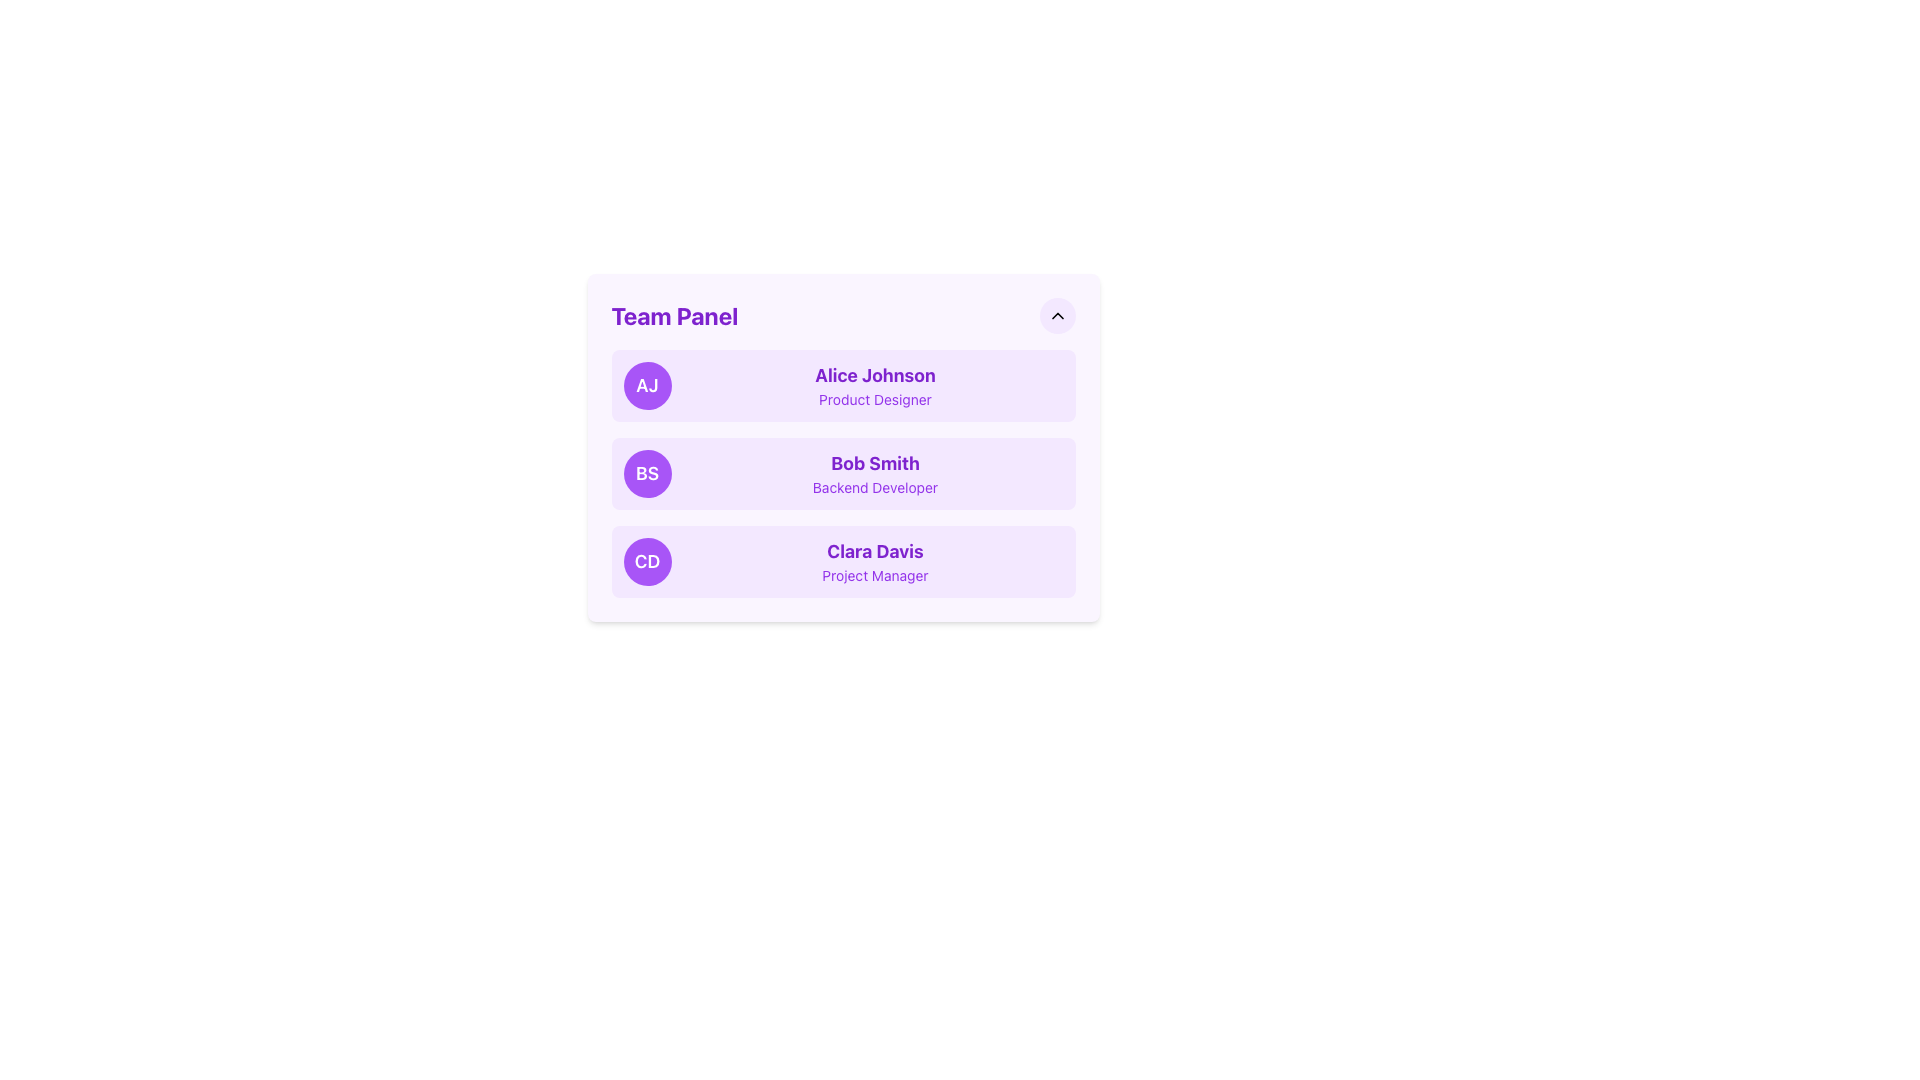 The width and height of the screenshot is (1920, 1080). I want to click on the 'Backend Developer' text label, which displays the user's role directly below 'Bob Smith' in the vertical list panel, so click(875, 488).